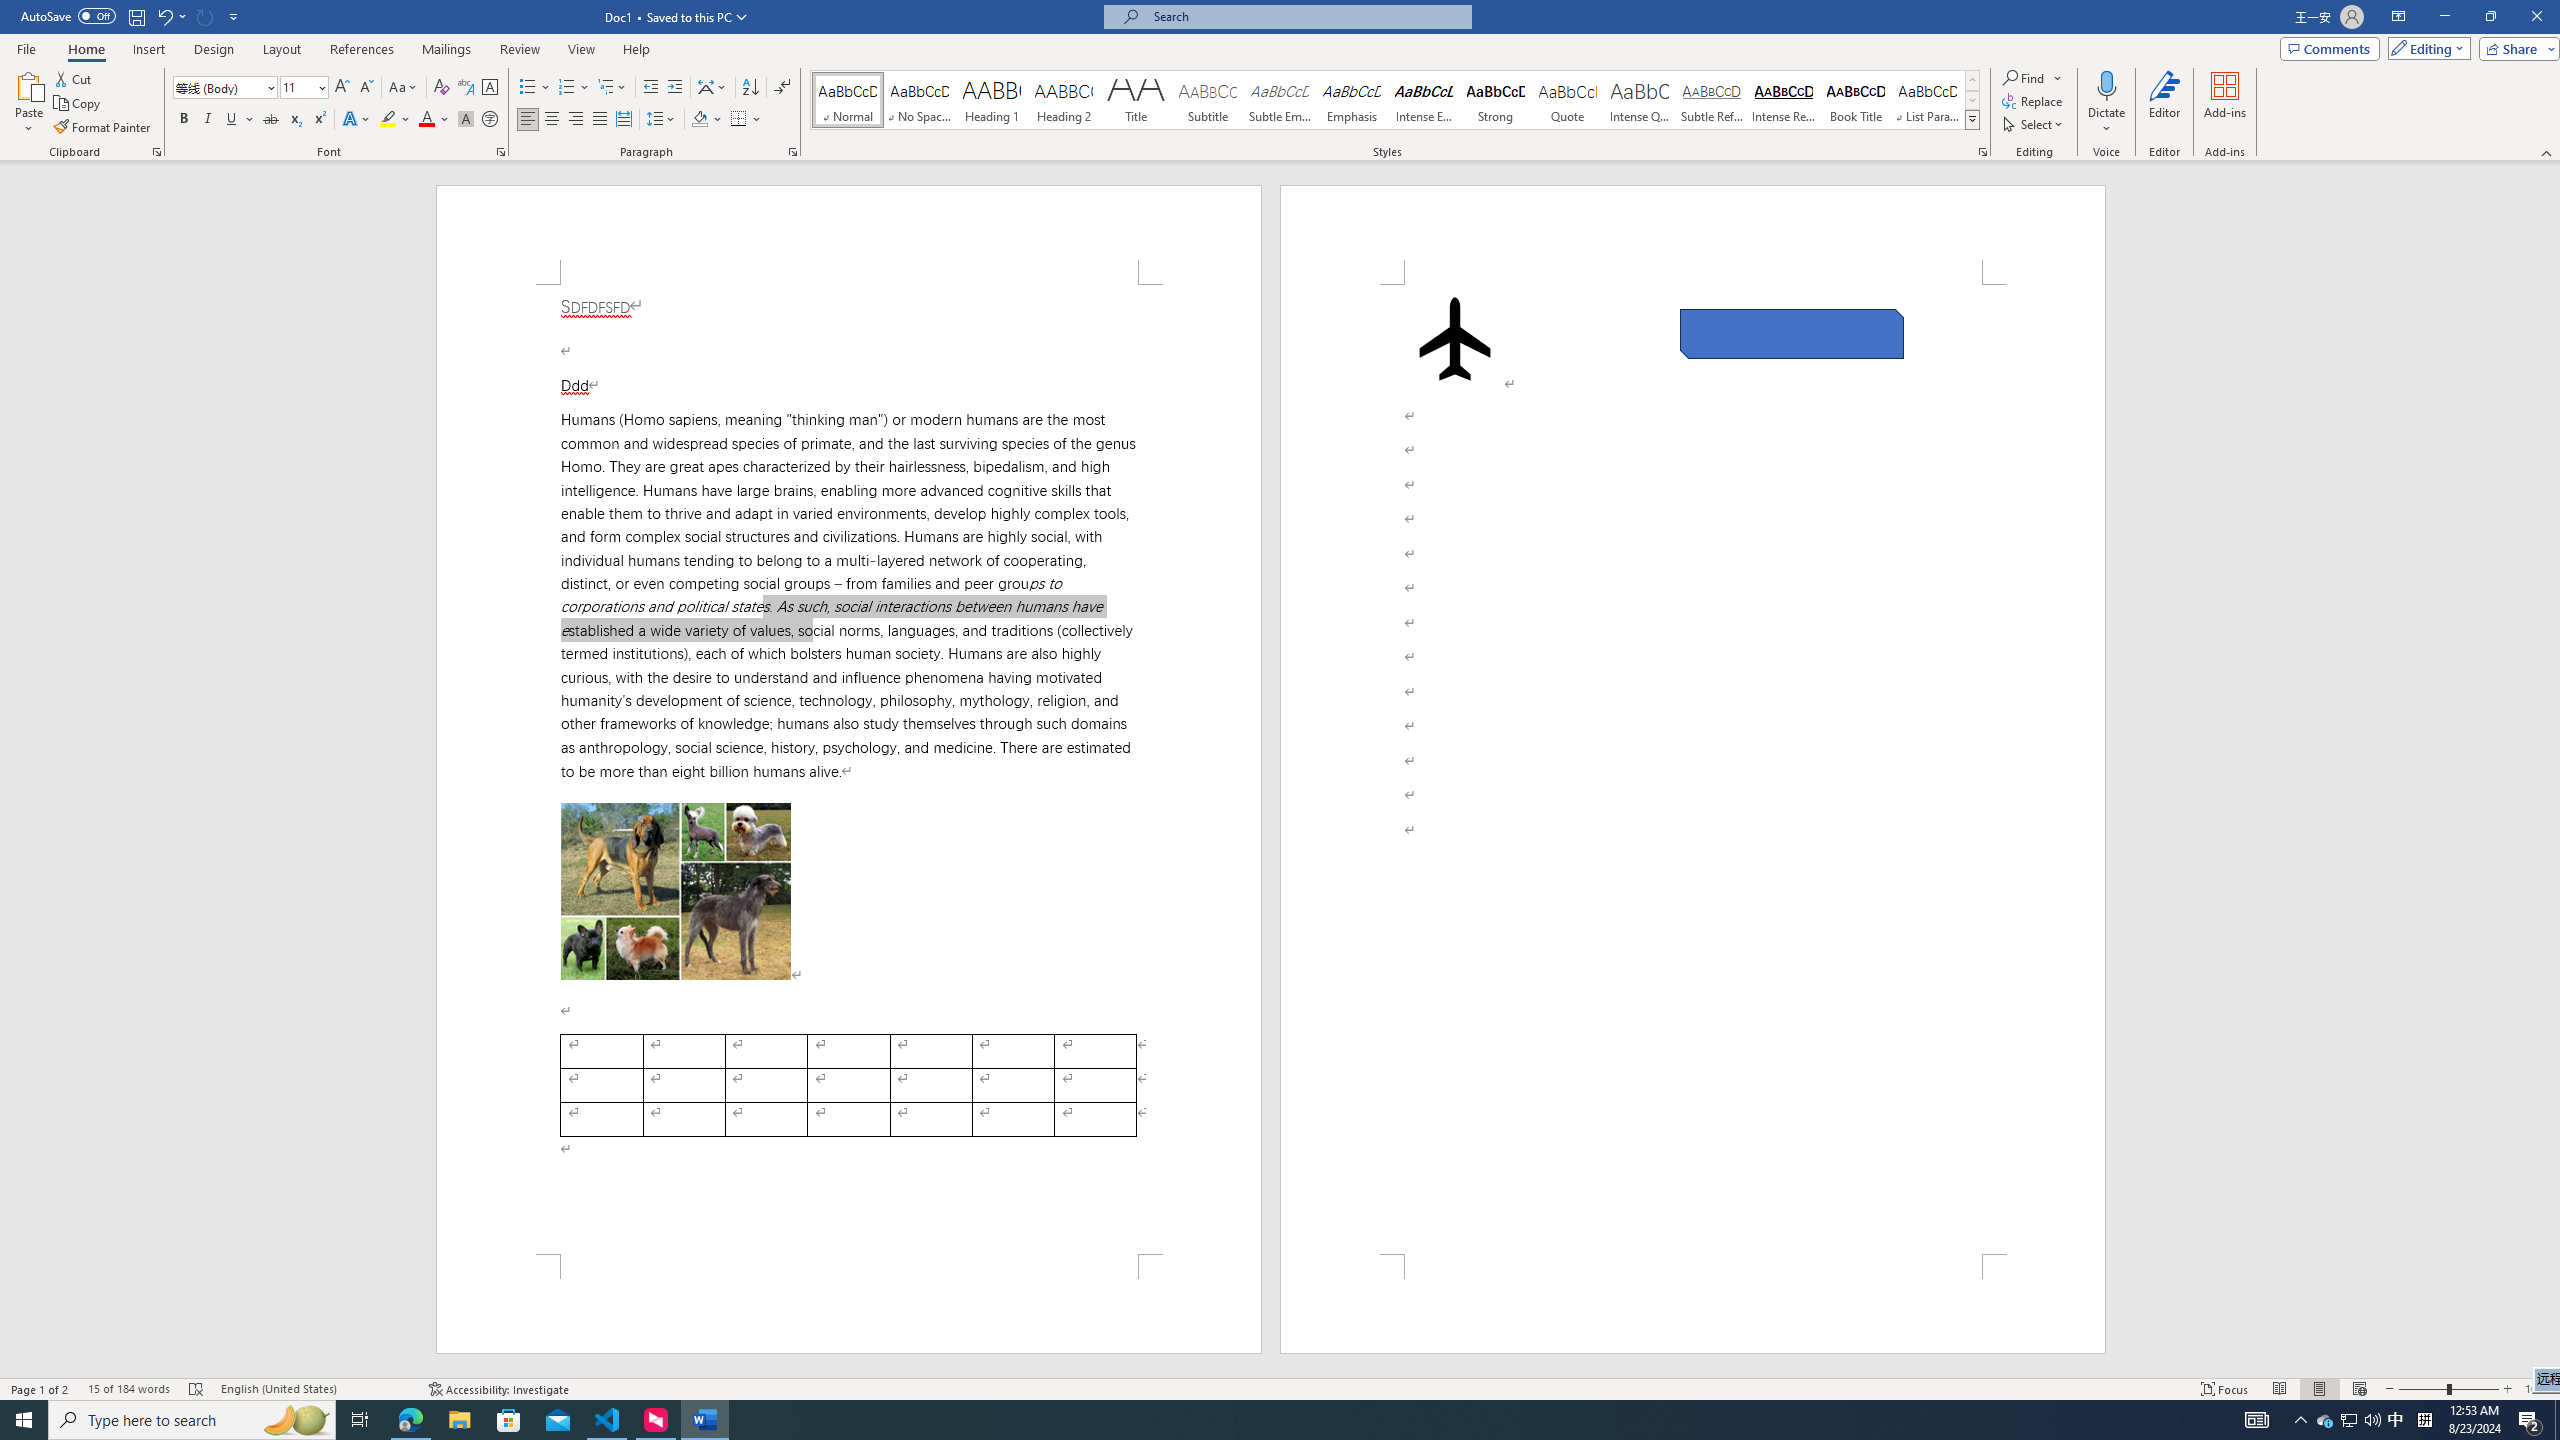 The image size is (2560, 1440). Describe the element at coordinates (78, 103) in the screenshot. I see `'Copy'` at that location.